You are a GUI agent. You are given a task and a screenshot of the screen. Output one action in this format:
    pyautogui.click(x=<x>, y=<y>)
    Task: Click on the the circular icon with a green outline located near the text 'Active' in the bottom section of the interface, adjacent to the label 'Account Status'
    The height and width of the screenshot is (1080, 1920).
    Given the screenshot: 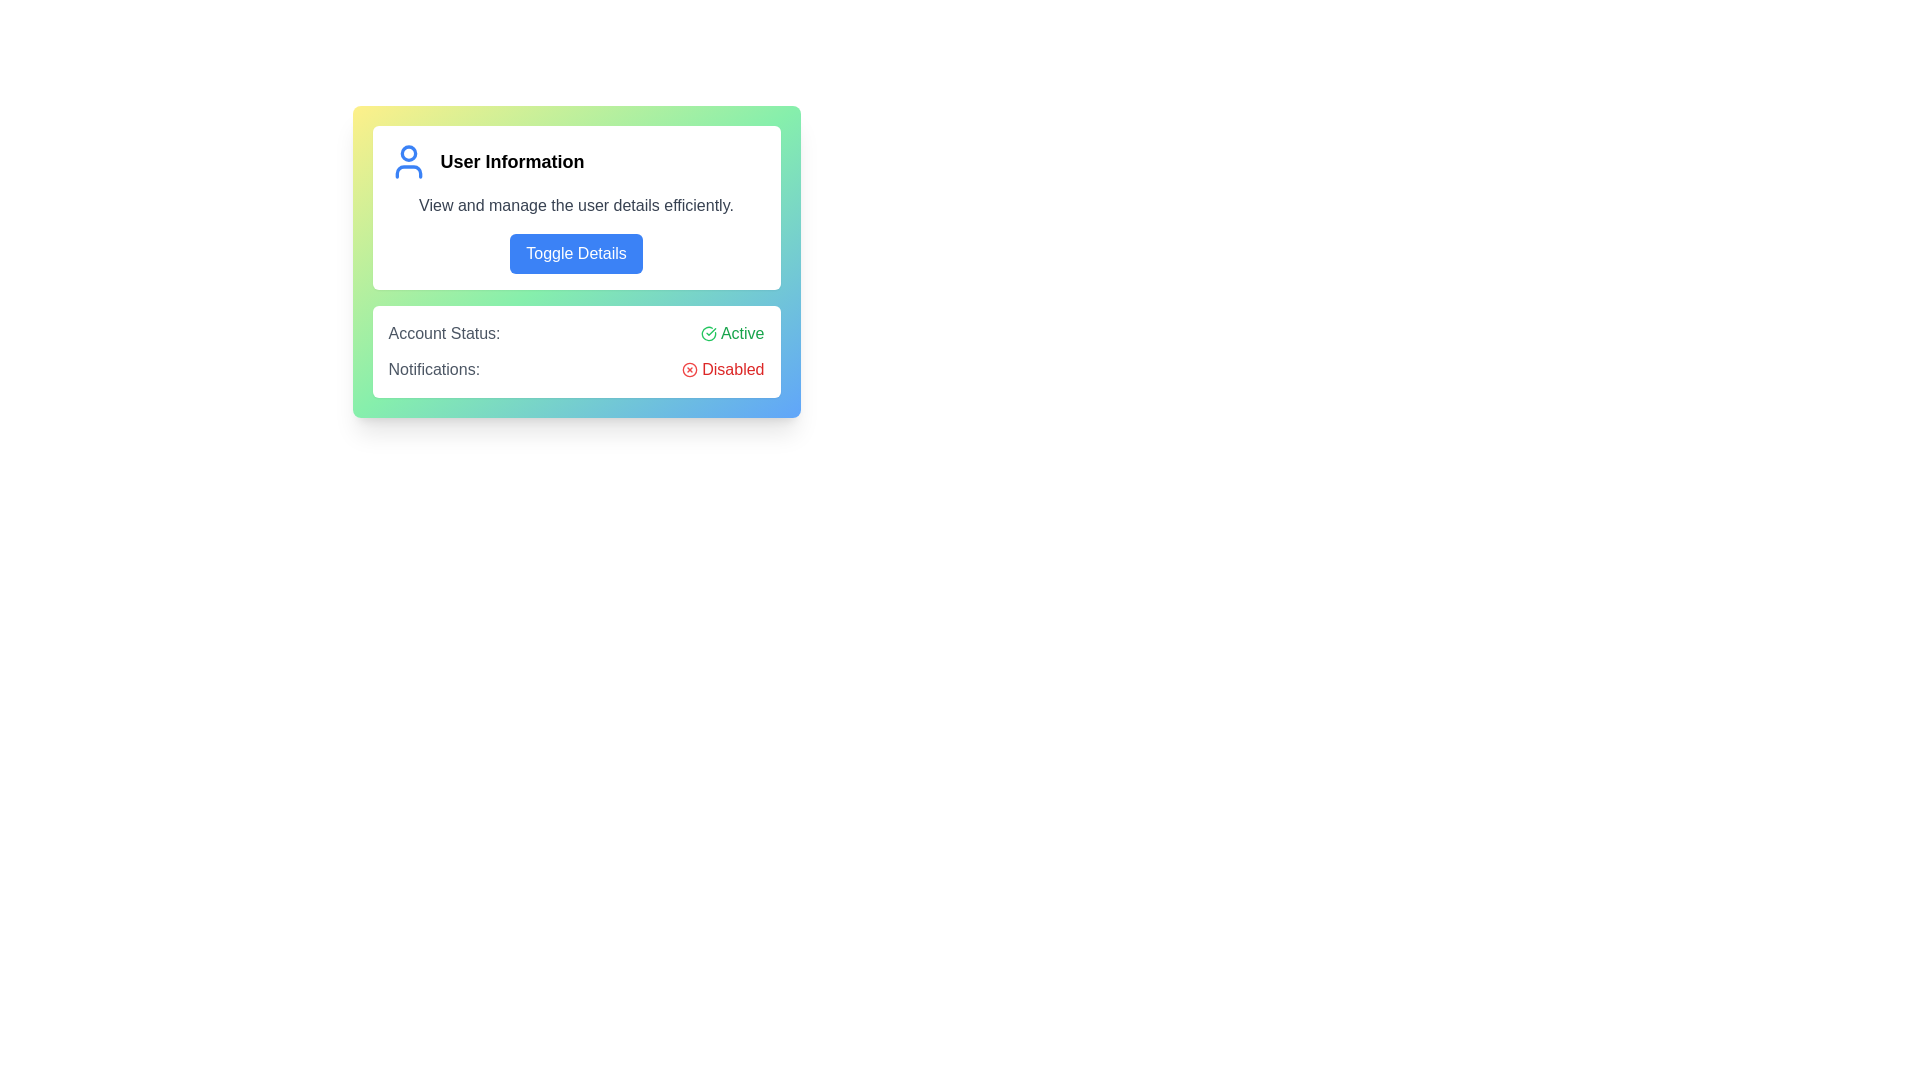 What is the action you would take?
    pyautogui.click(x=708, y=333)
    